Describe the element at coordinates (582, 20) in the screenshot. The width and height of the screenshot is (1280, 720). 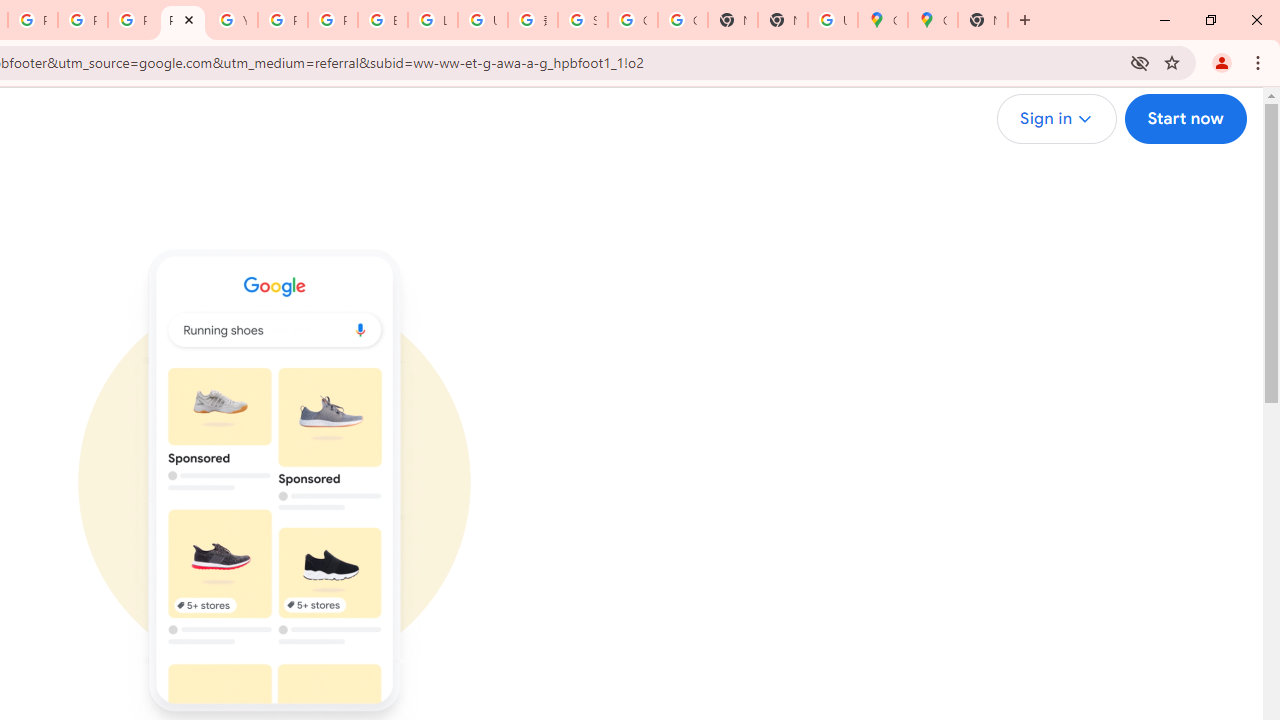
I see `'Sign in - Google Accounts'` at that location.